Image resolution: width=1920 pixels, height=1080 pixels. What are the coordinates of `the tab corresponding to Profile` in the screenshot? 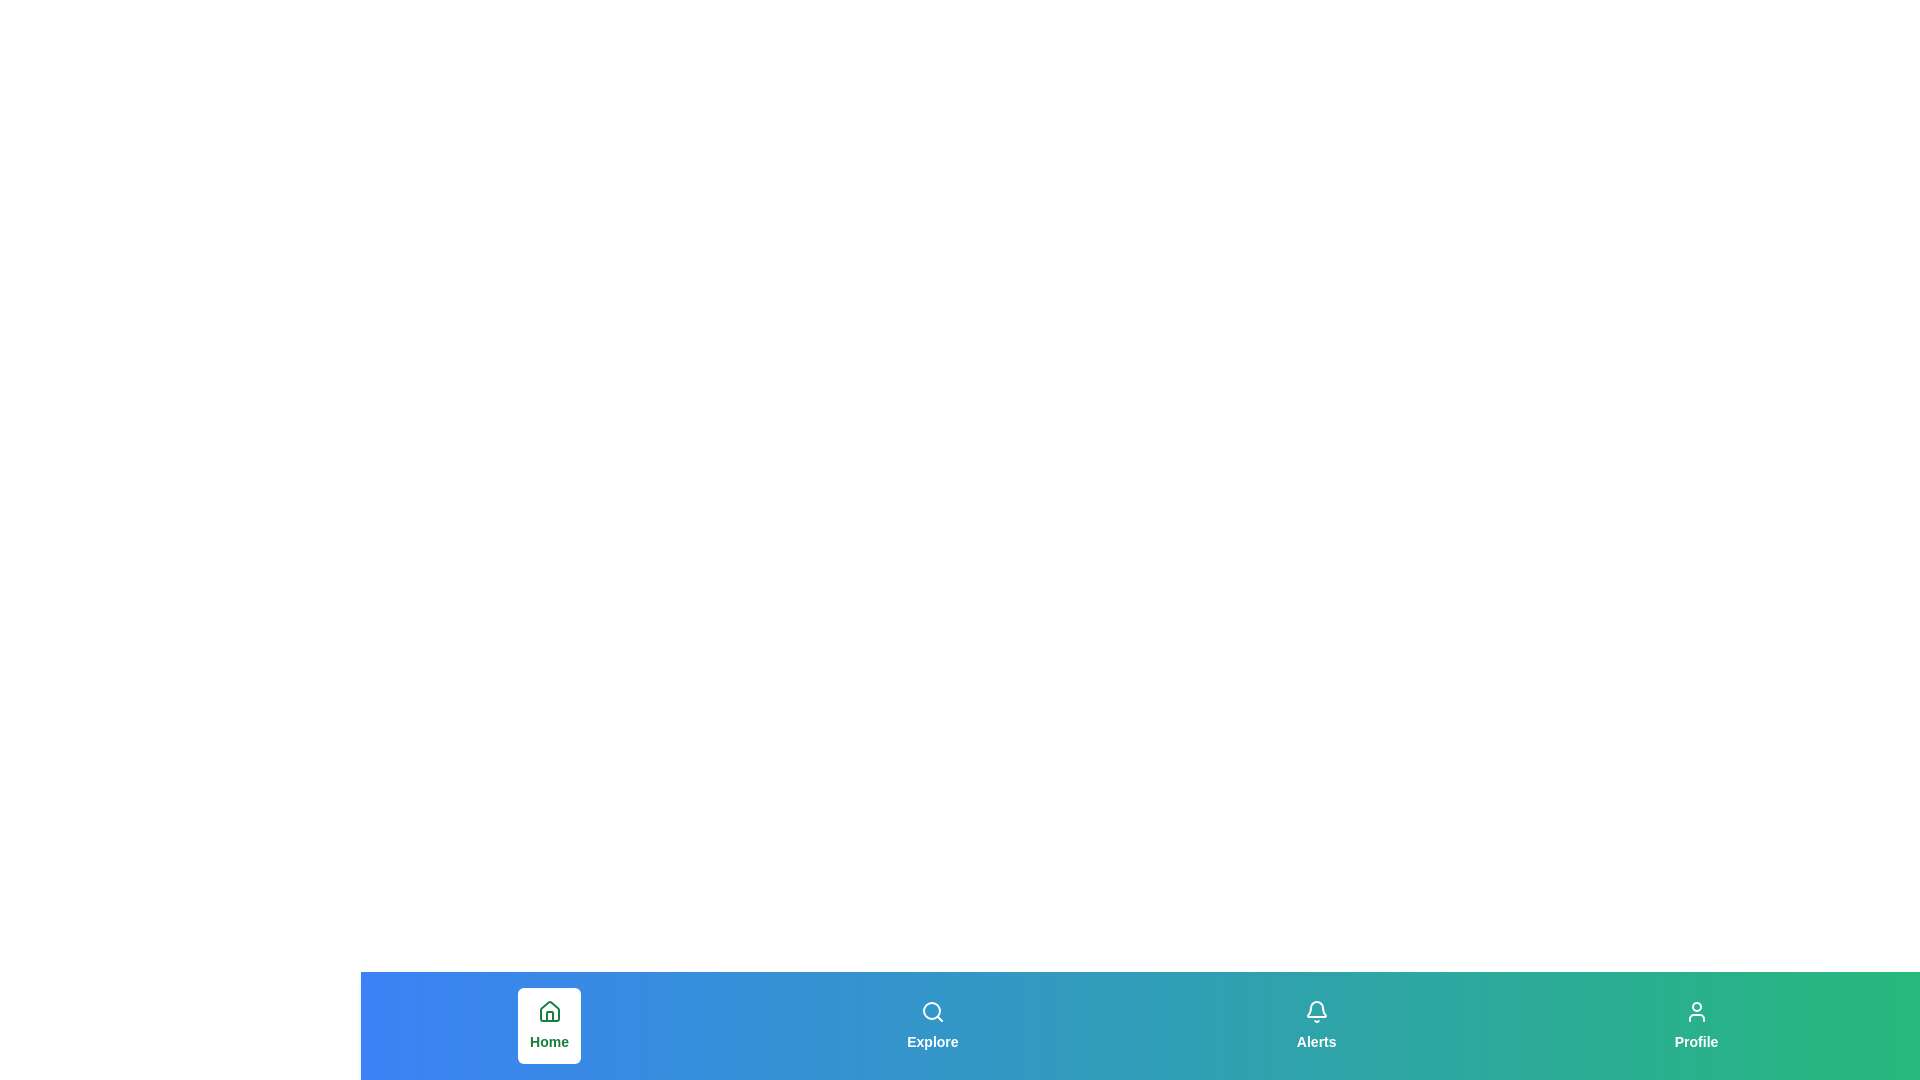 It's located at (1695, 1026).